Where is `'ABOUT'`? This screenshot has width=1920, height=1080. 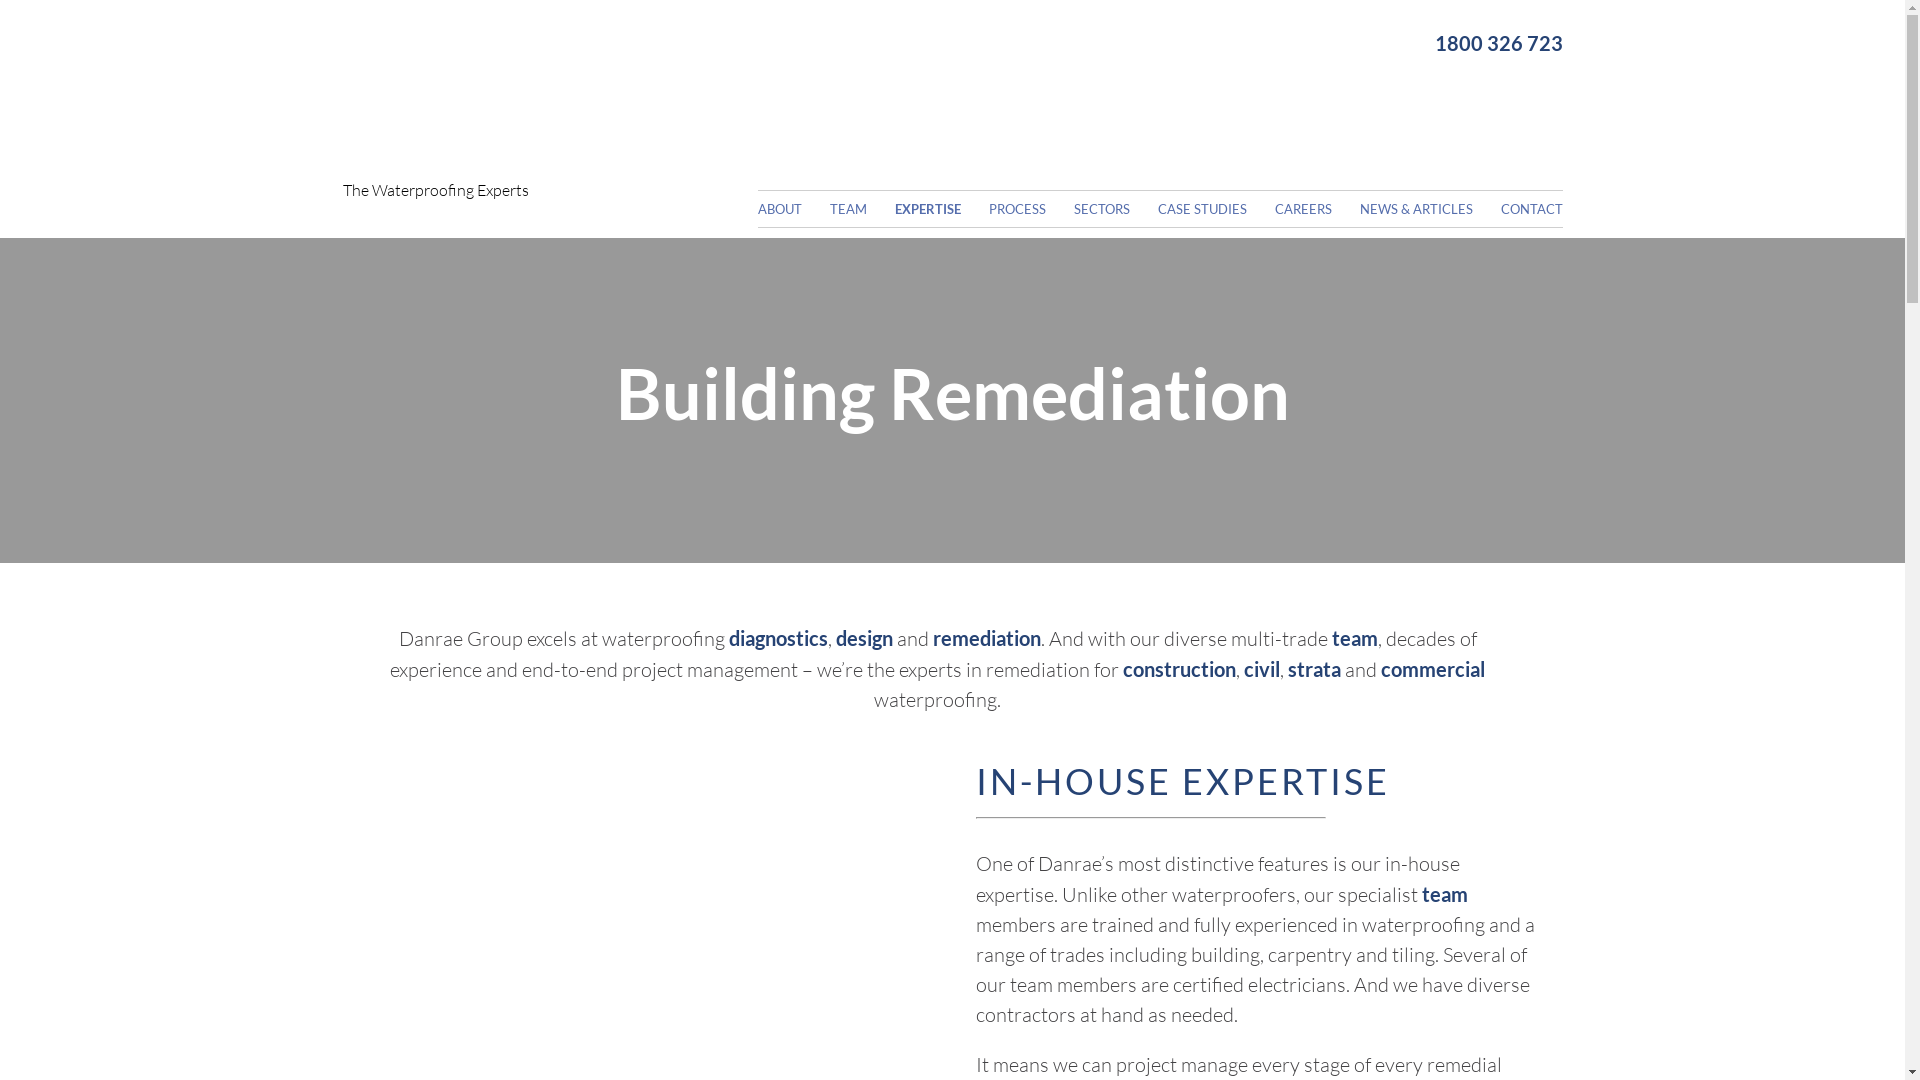 'ABOUT' is located at coordinates (791, 208).